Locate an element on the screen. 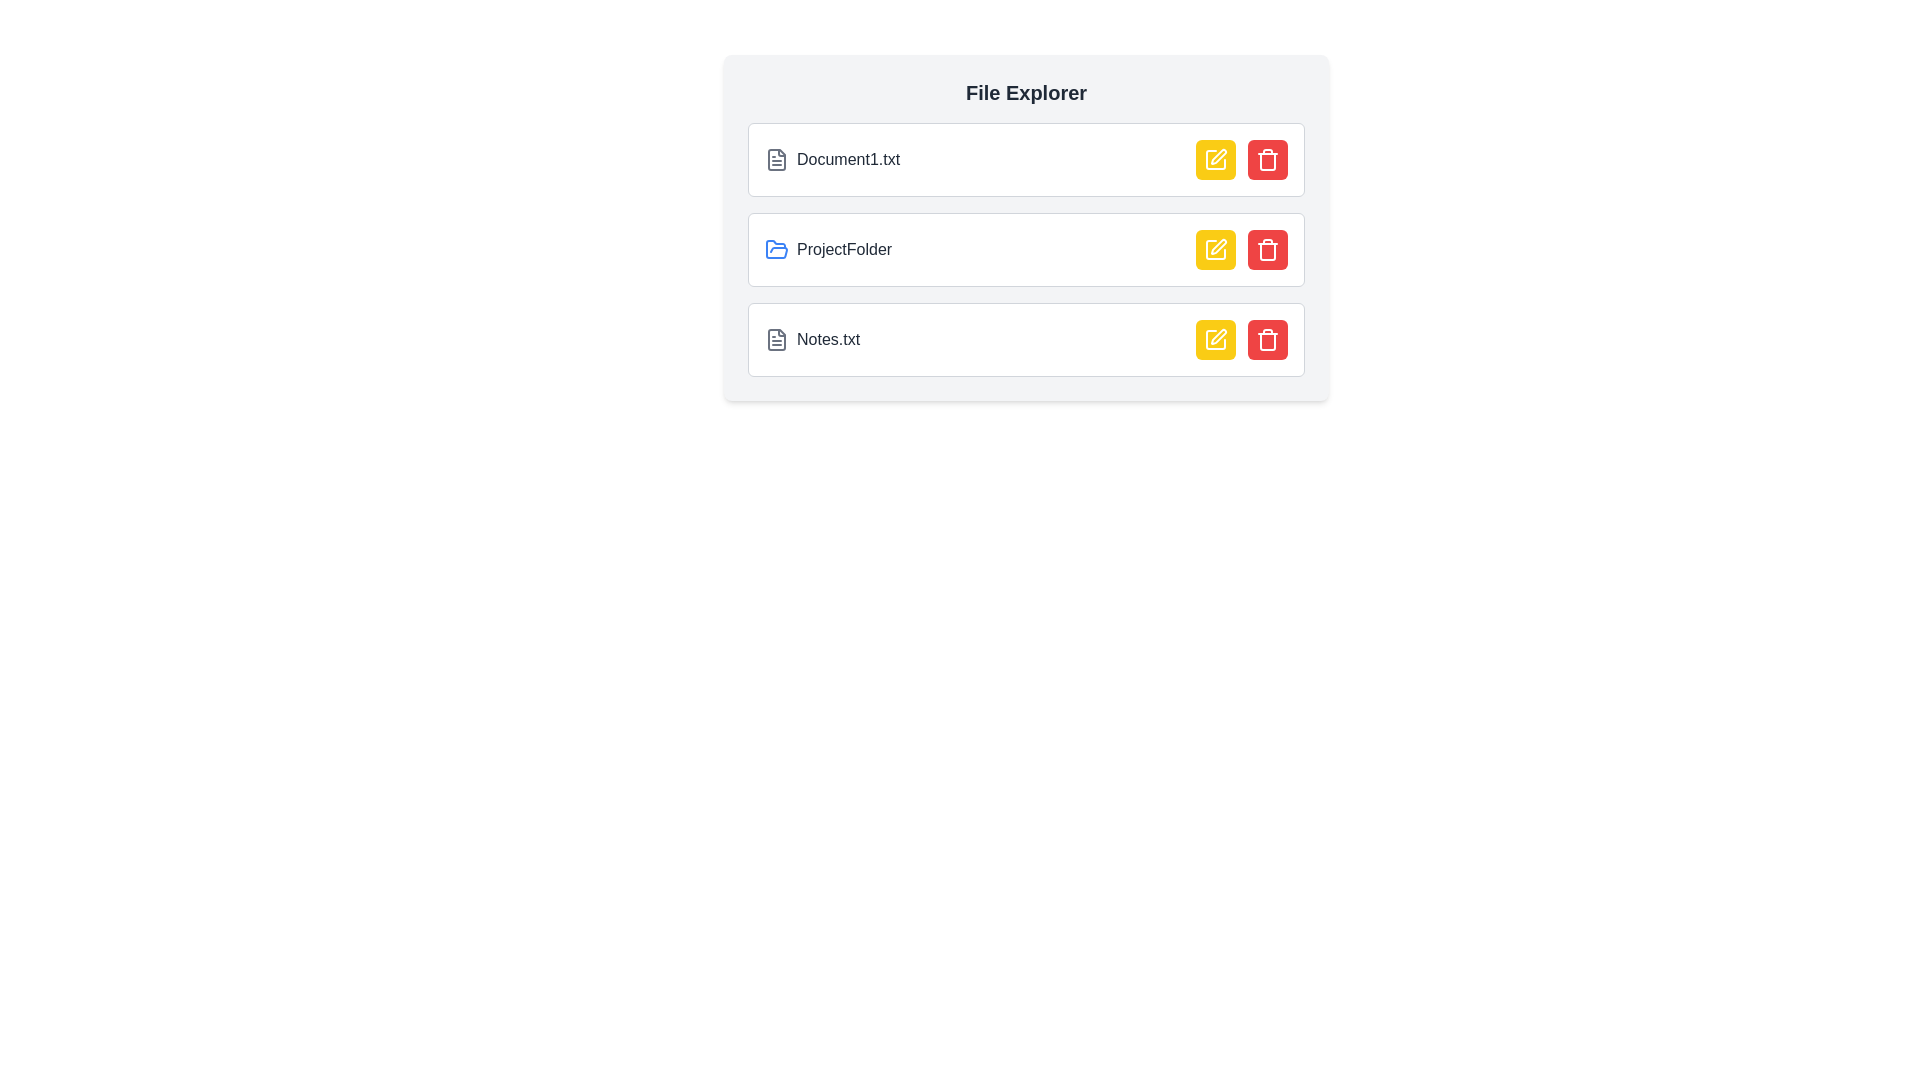 This screenshot has height=1080, width=1920. symbolic representation of the file document icon located to the left of 'Notes.txt' in the 'File Explorer' panel is located at coordinates (776, 338).